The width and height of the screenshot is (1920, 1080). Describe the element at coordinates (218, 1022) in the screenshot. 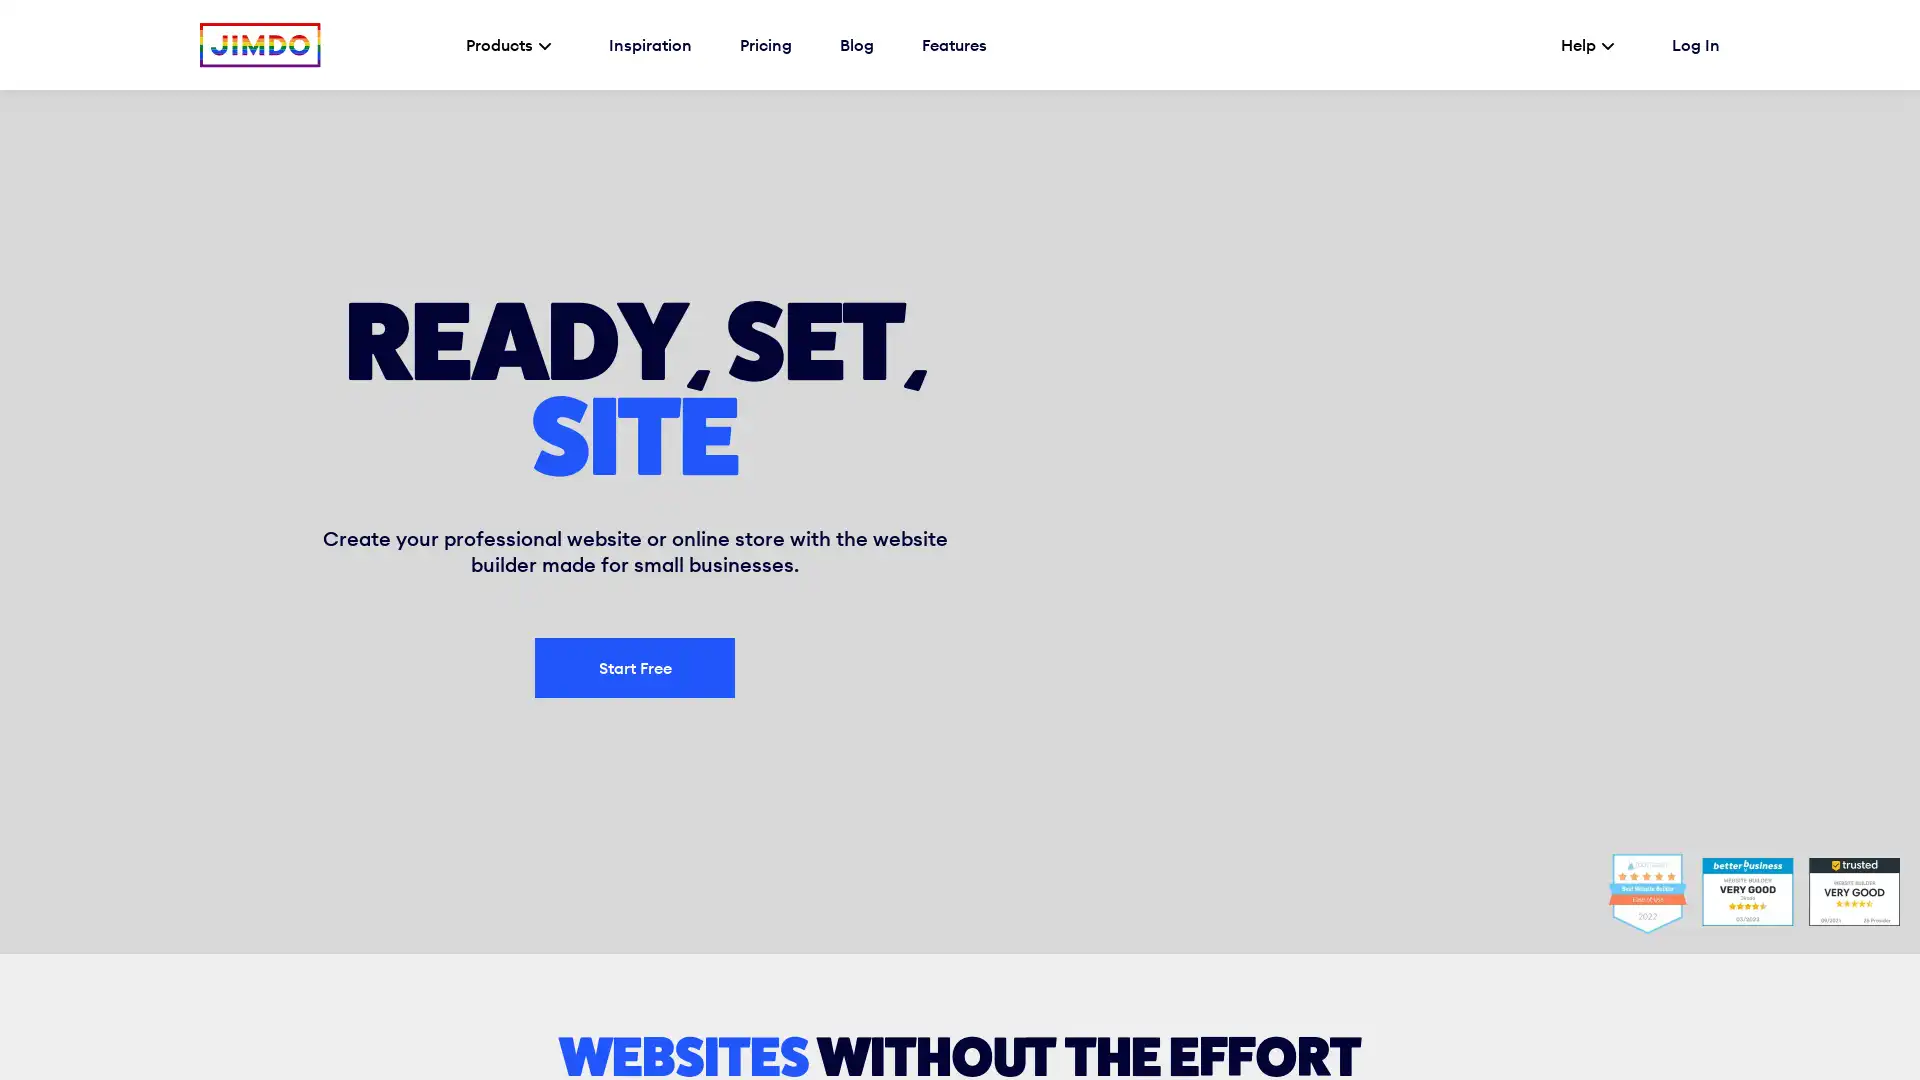

I see `Settings` at that location.